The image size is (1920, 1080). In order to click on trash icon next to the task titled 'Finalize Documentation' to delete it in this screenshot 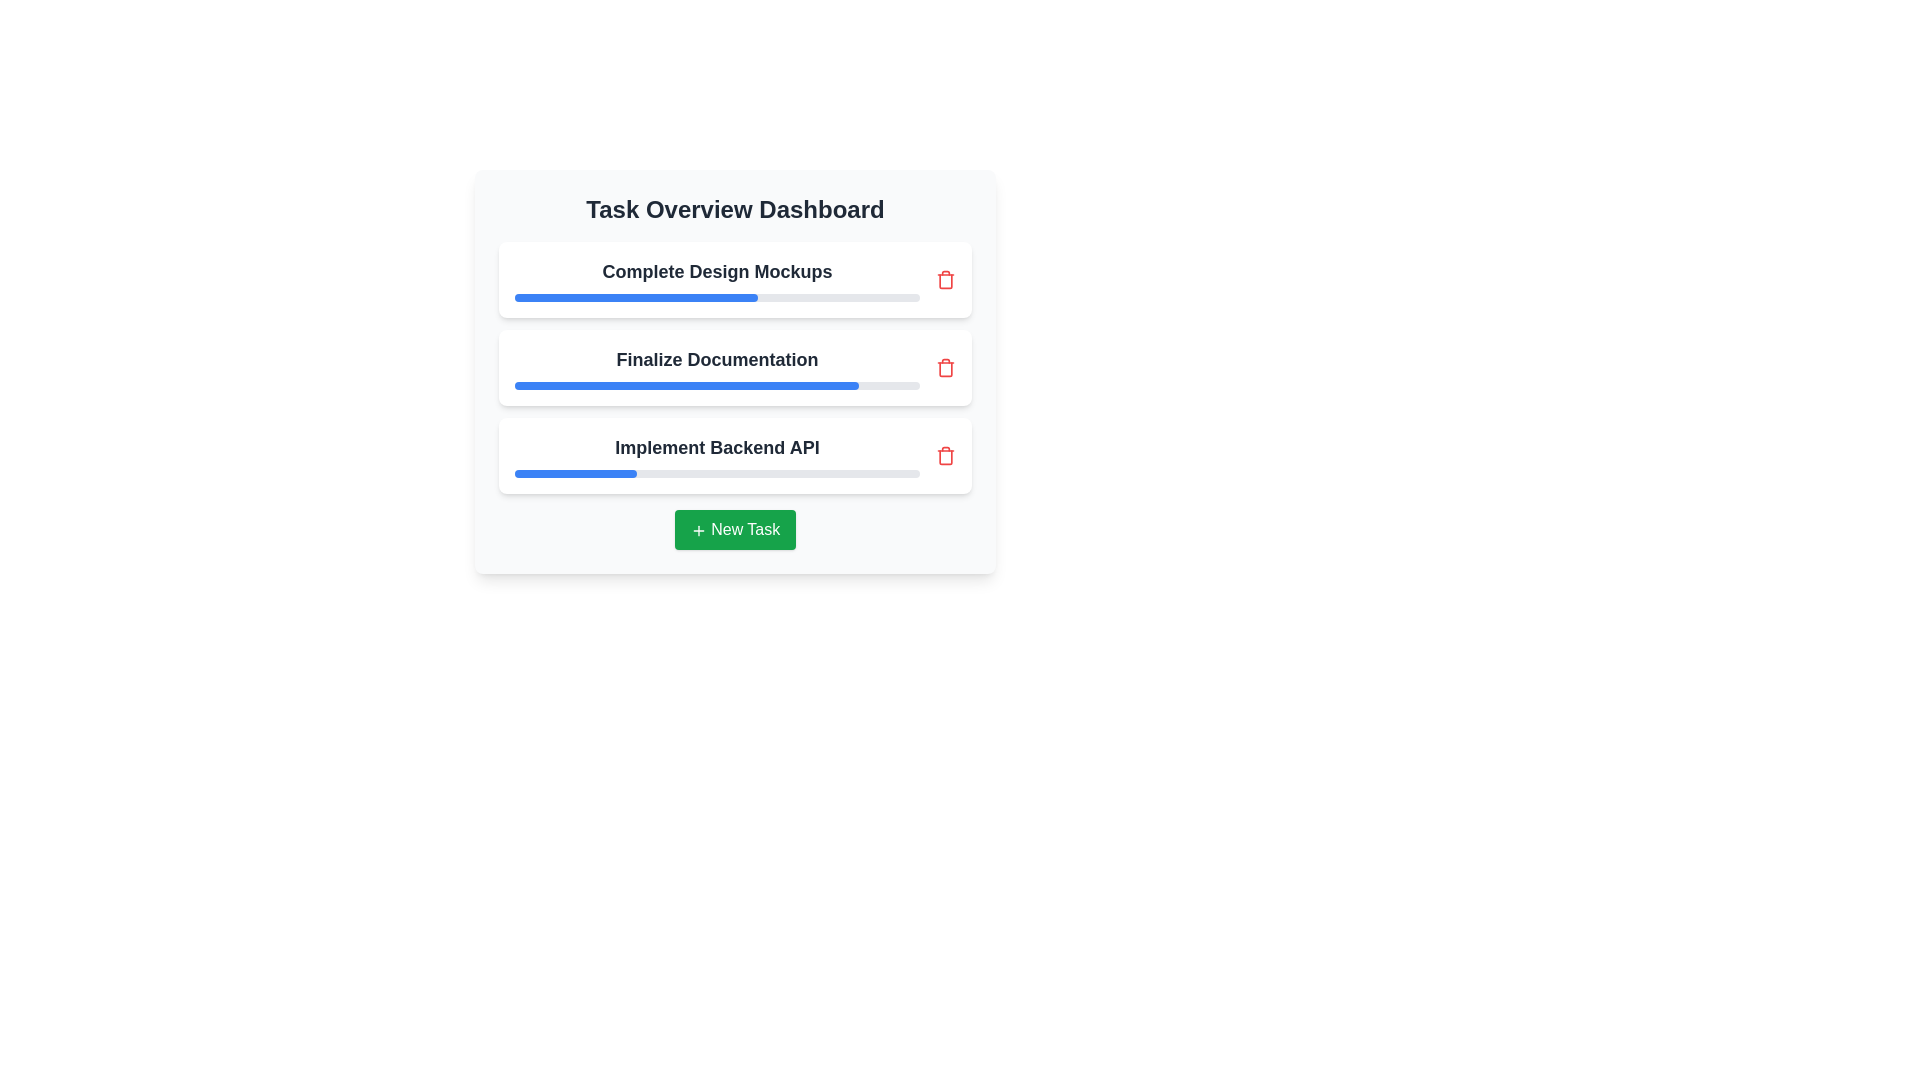, I will do `click(944, 367)`.